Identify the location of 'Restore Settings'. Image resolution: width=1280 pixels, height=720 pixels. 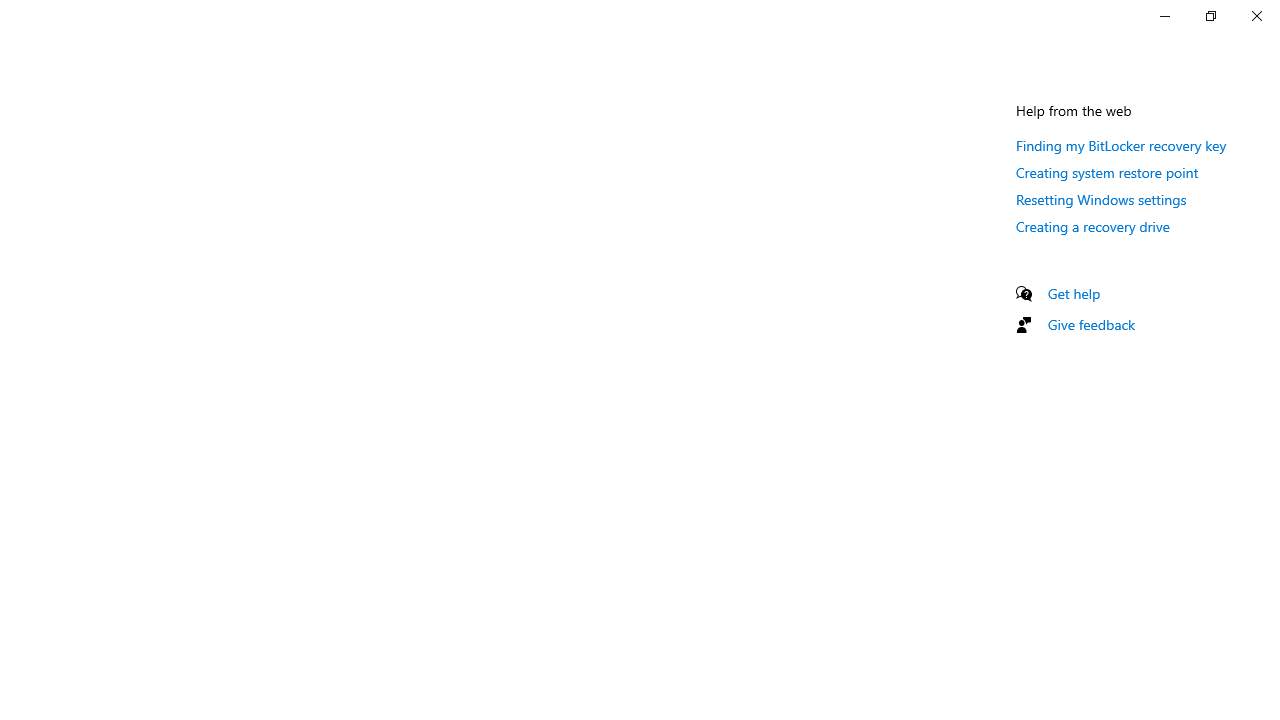
(1209, 15).